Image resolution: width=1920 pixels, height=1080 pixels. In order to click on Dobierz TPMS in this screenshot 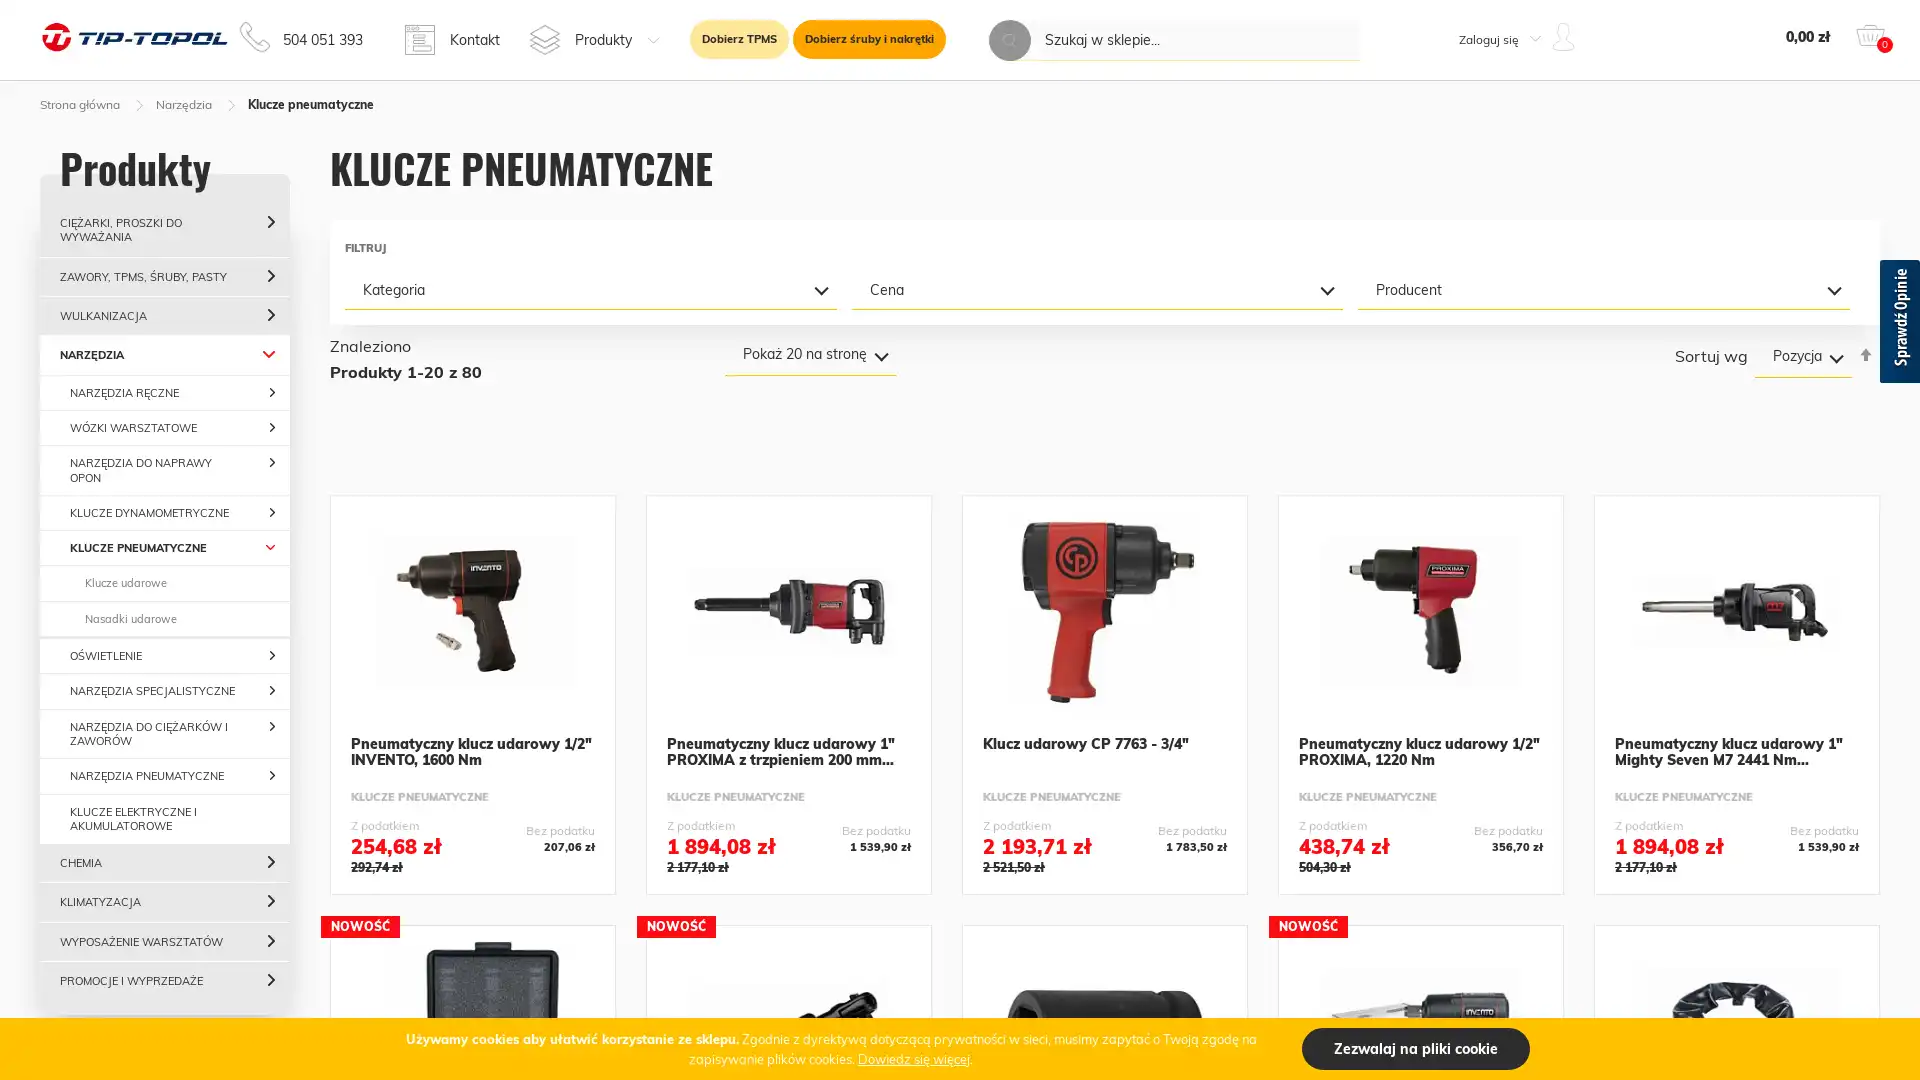, I will do `click(738, 39)`.